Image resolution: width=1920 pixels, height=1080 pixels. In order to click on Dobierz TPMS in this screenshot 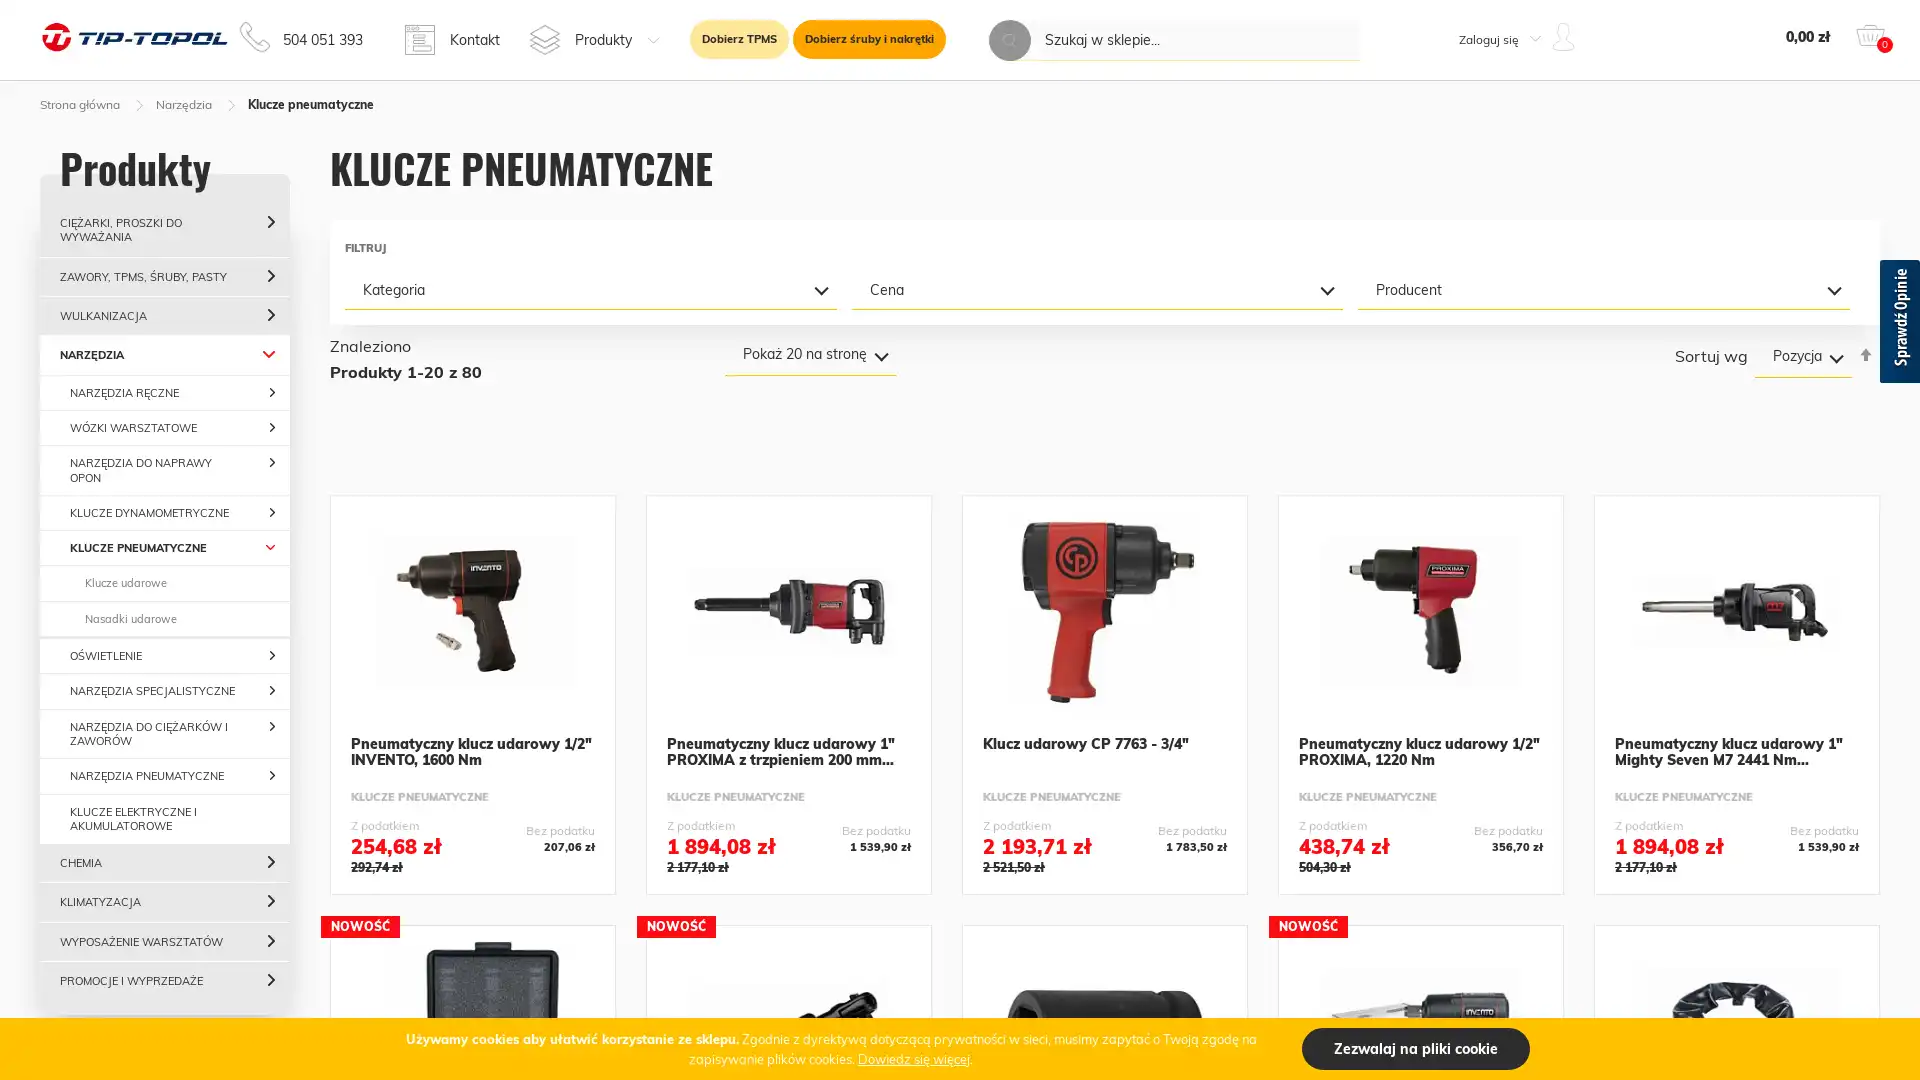, I will do `click(738, 39)`.